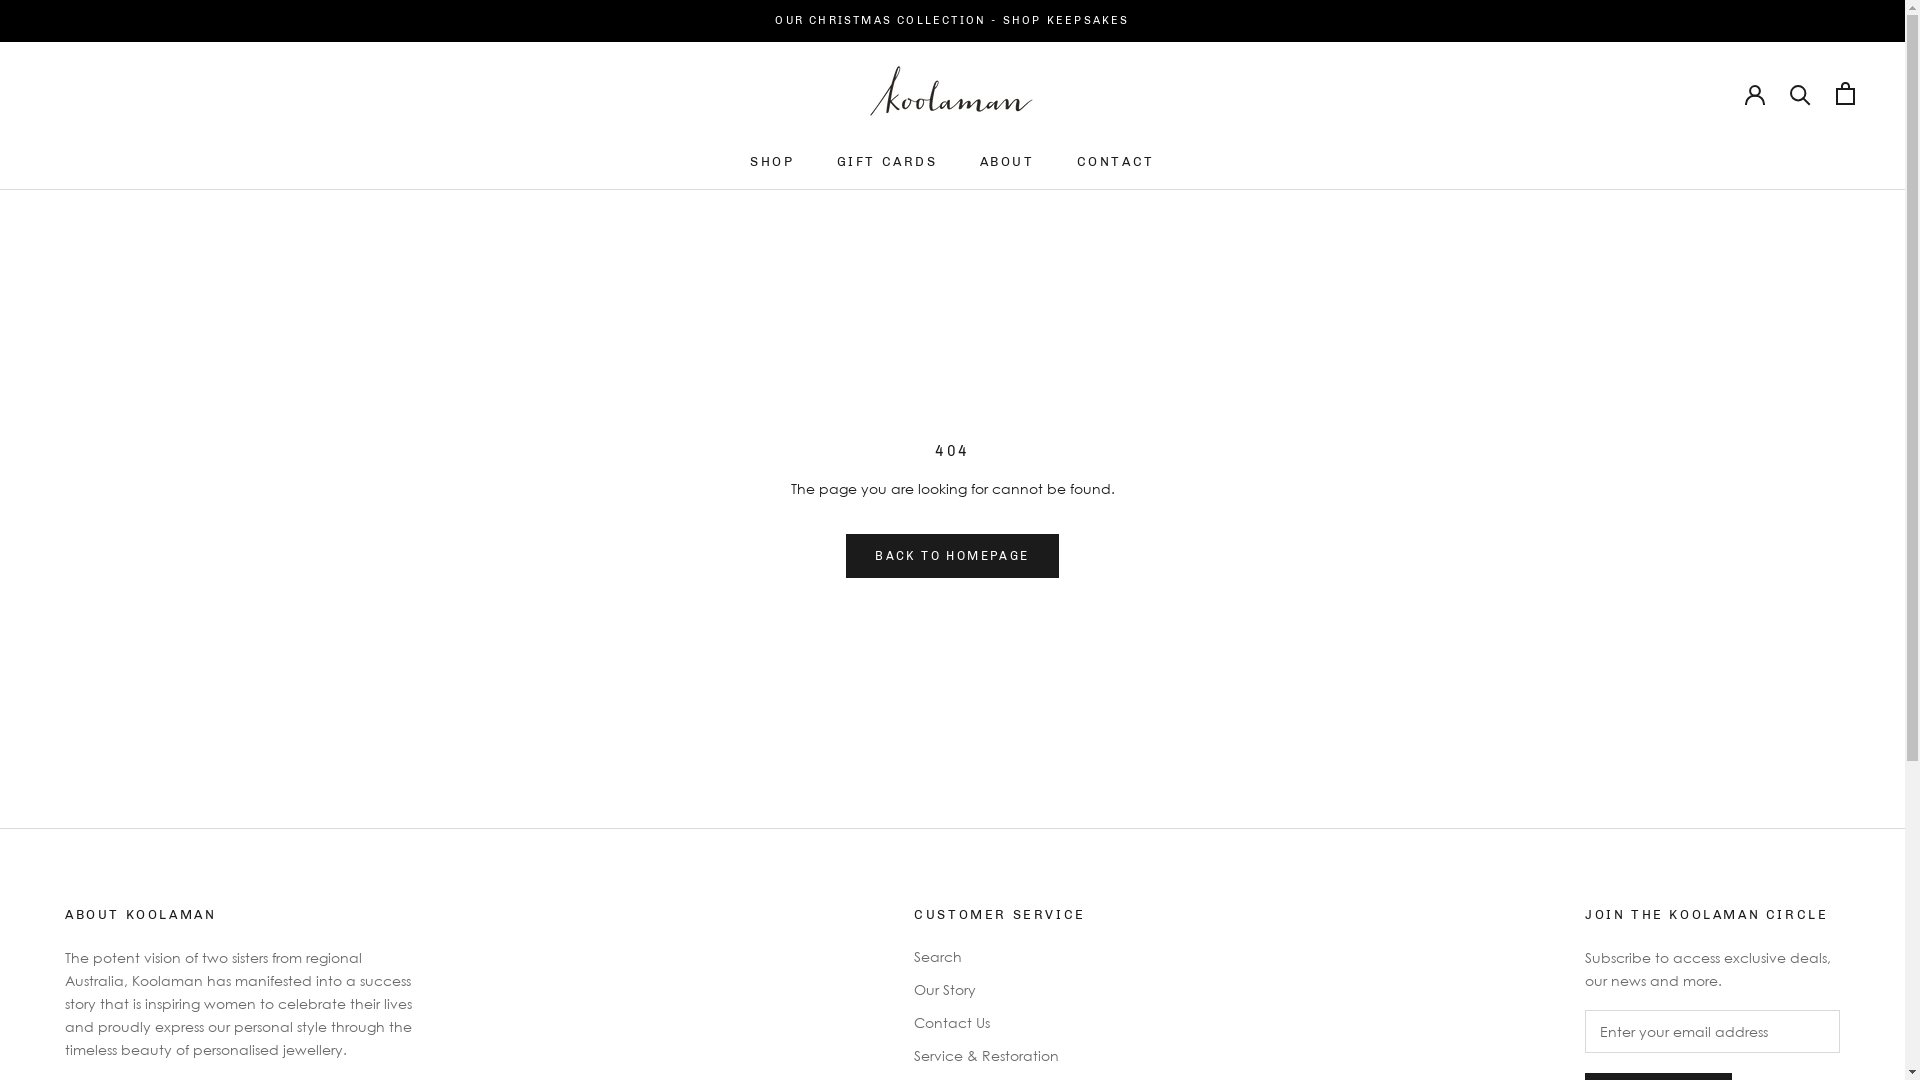 The height and width of the screenshot is (1080, 1920). What do you see at coordinates (950, 555) in the screenshot?
I see `'BACK TO HOMEPAGE'` at bounding box center [950, 555].